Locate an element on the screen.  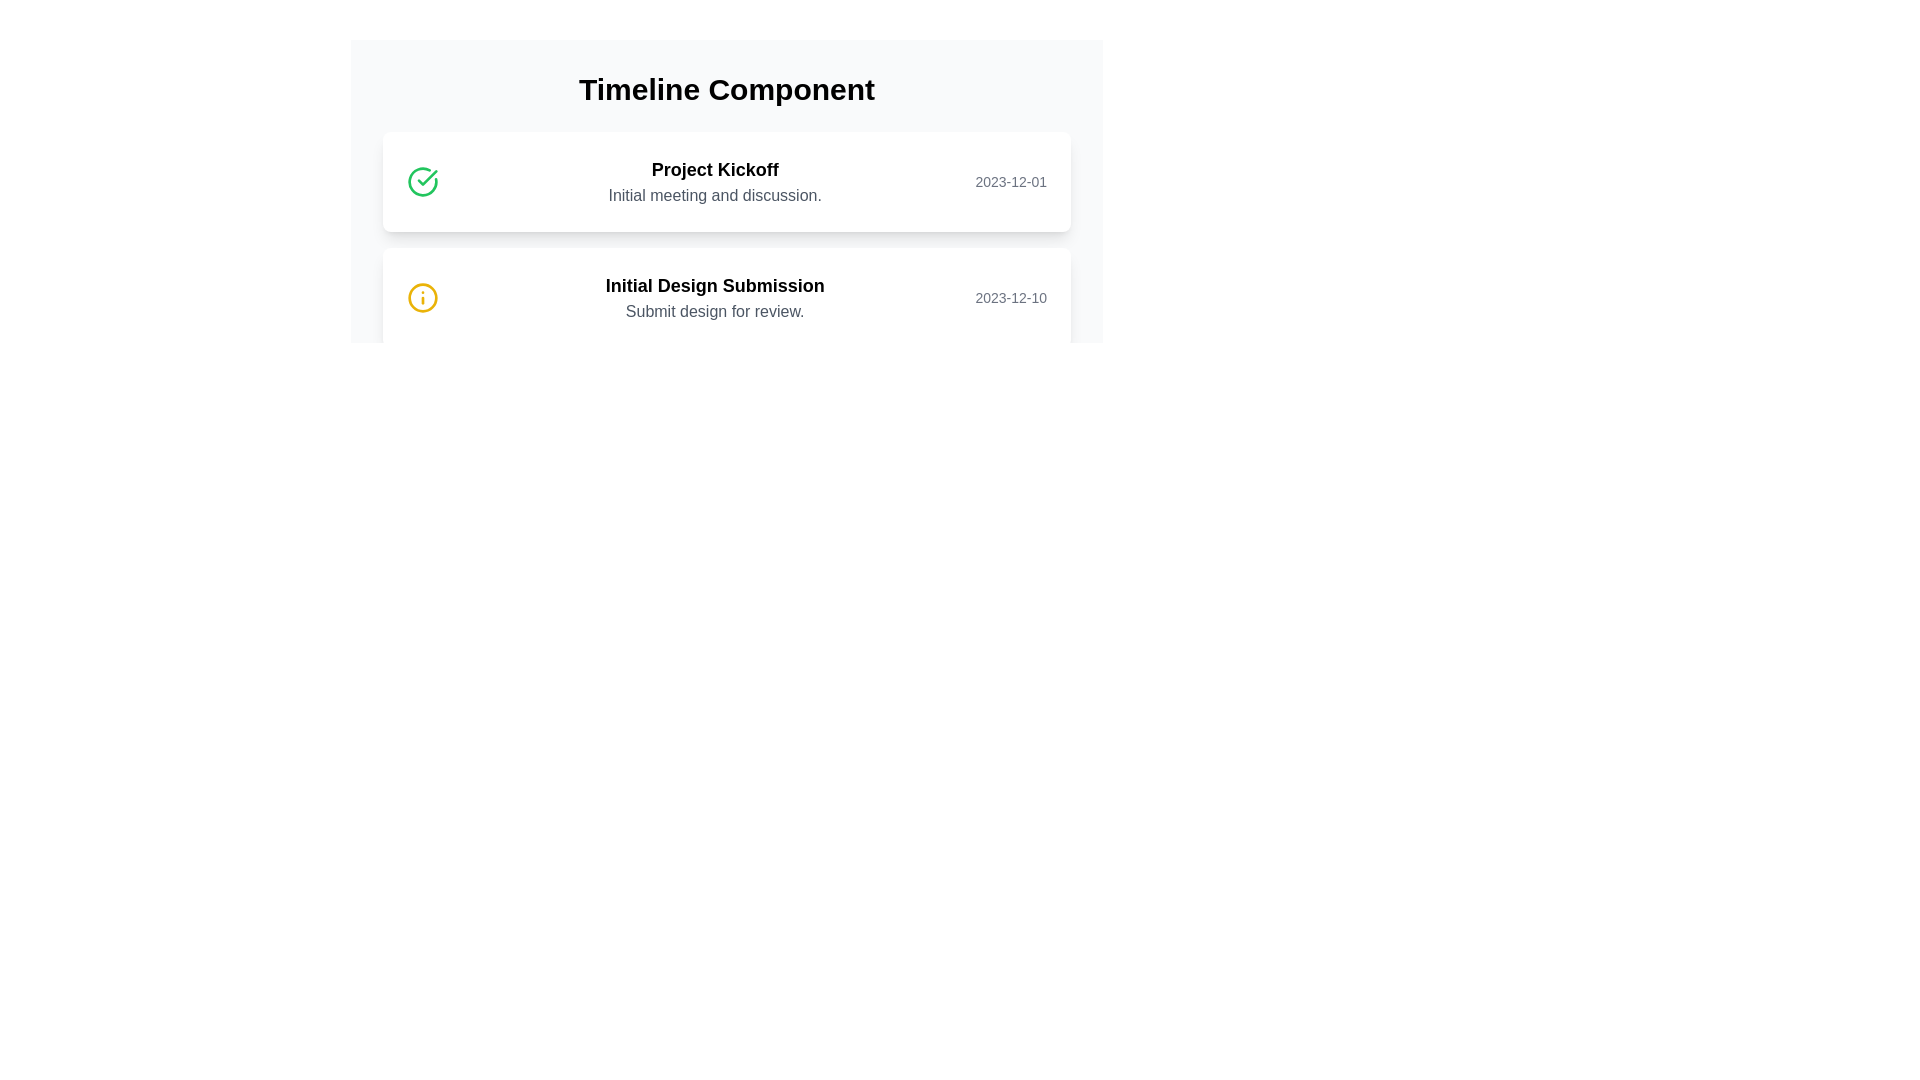
the yellow circular outline icon representing information, located to the left of the text 'Initial Design Submission' in the timeline interface is located at coordinates (421, 297).